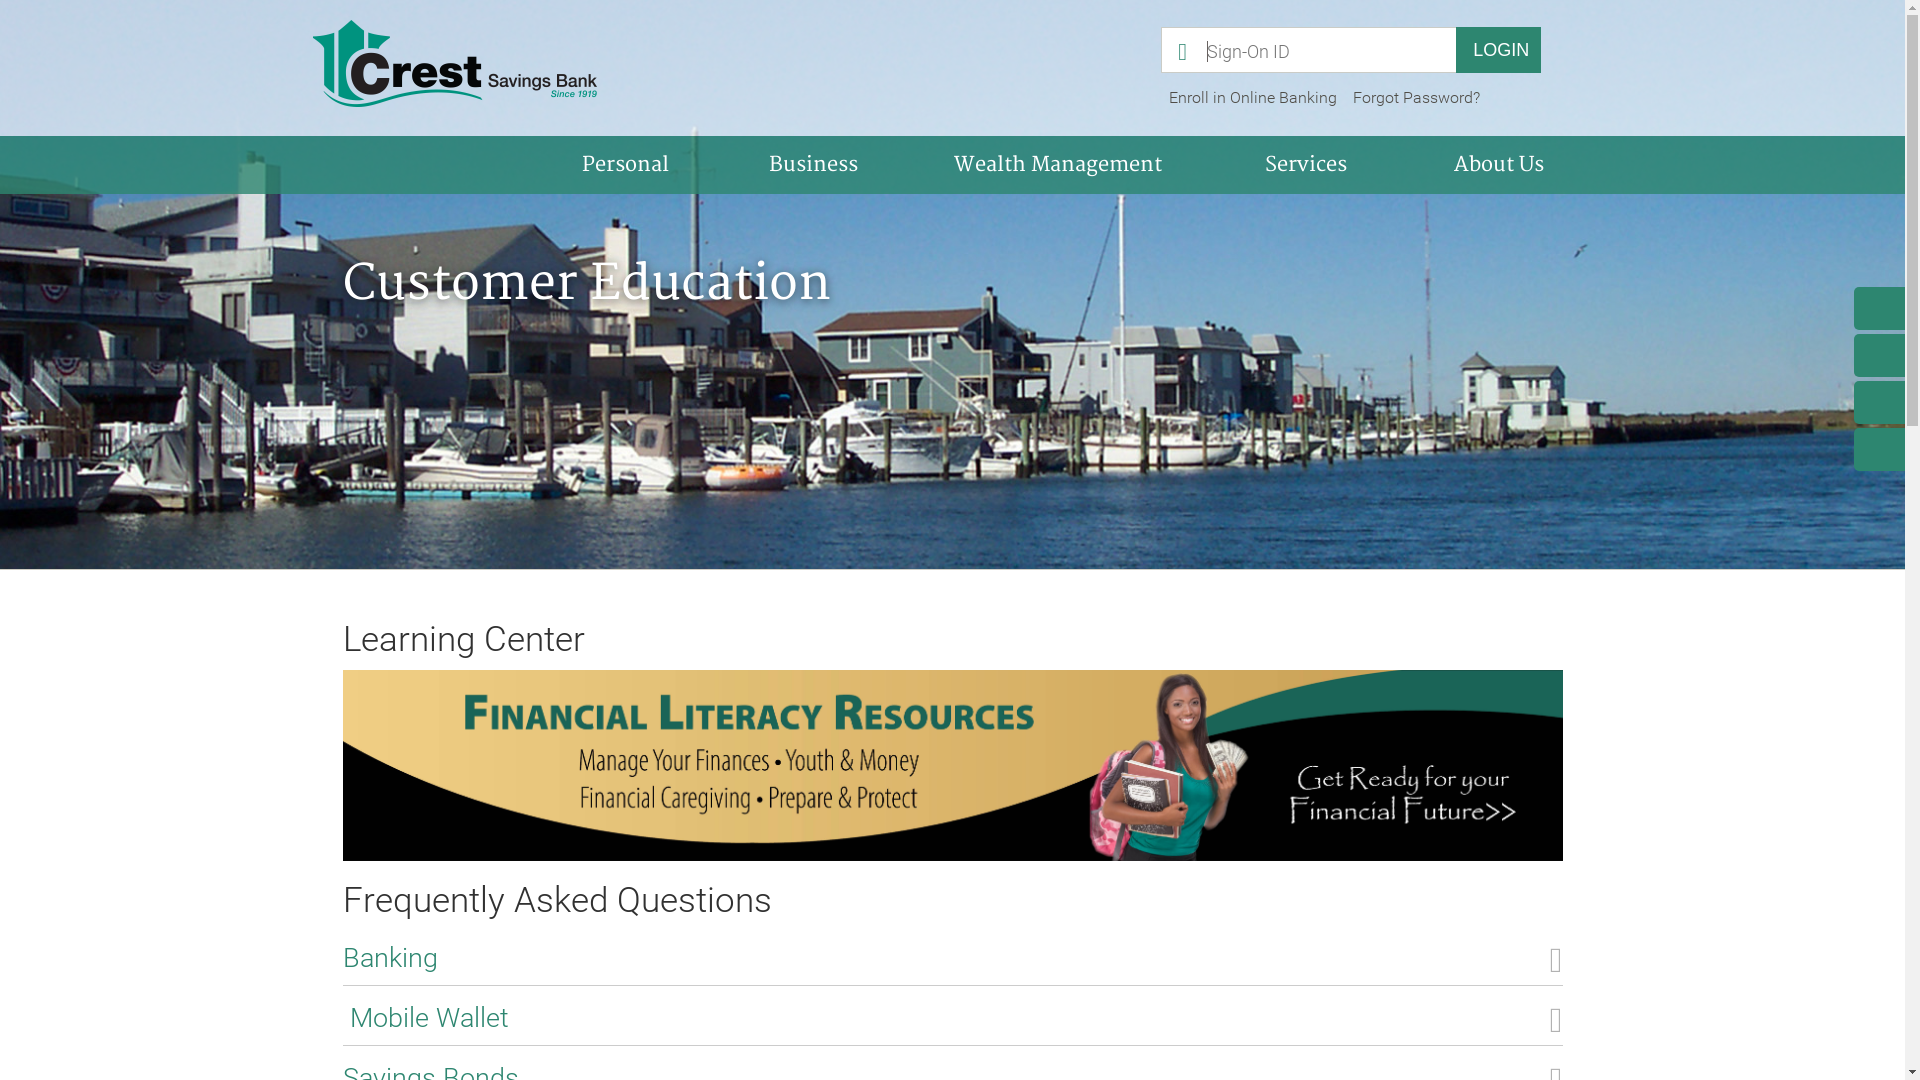  What do you see at coordinates (1498, 49) in the screenshot?
I see `'Login'` at bounding box center [1498, 49].